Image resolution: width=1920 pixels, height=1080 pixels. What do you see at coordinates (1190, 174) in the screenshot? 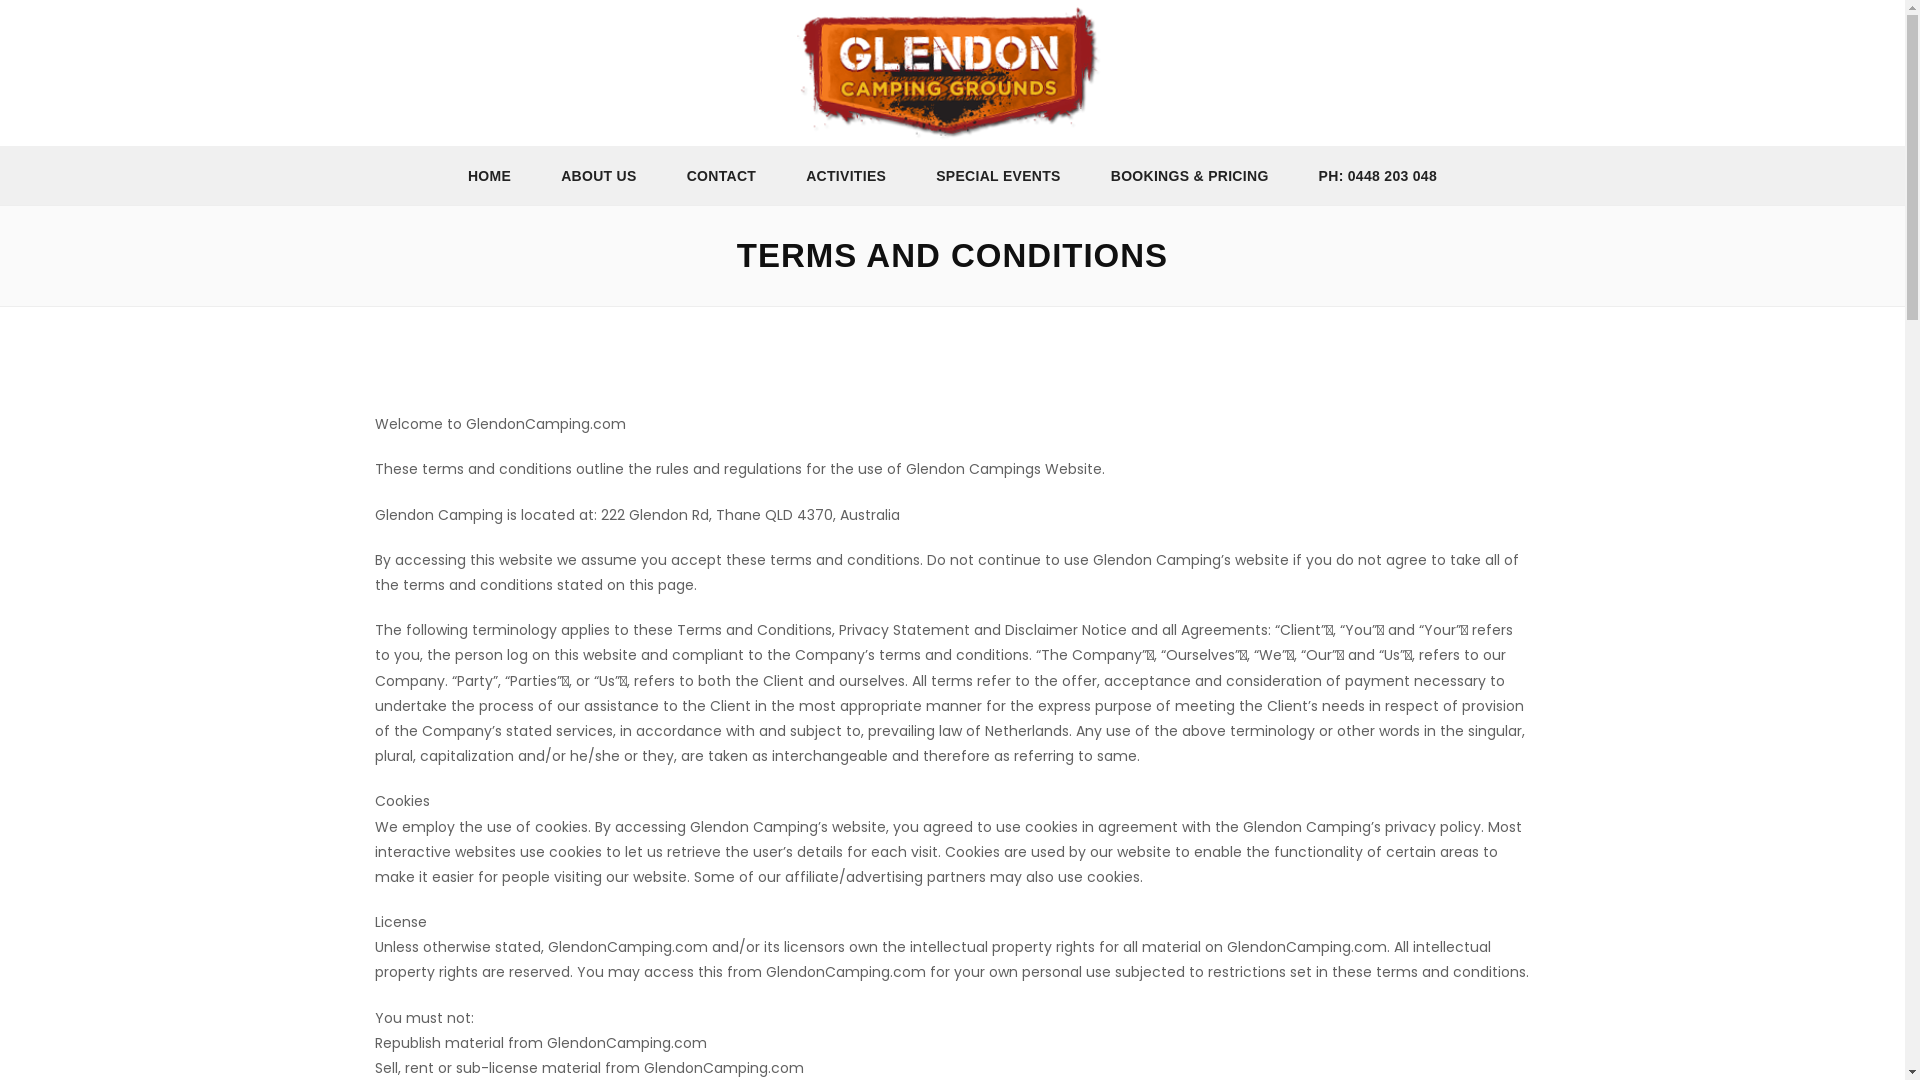
I see `'BOOKINGS & PRICING'` at bounding box center [1190, 174].